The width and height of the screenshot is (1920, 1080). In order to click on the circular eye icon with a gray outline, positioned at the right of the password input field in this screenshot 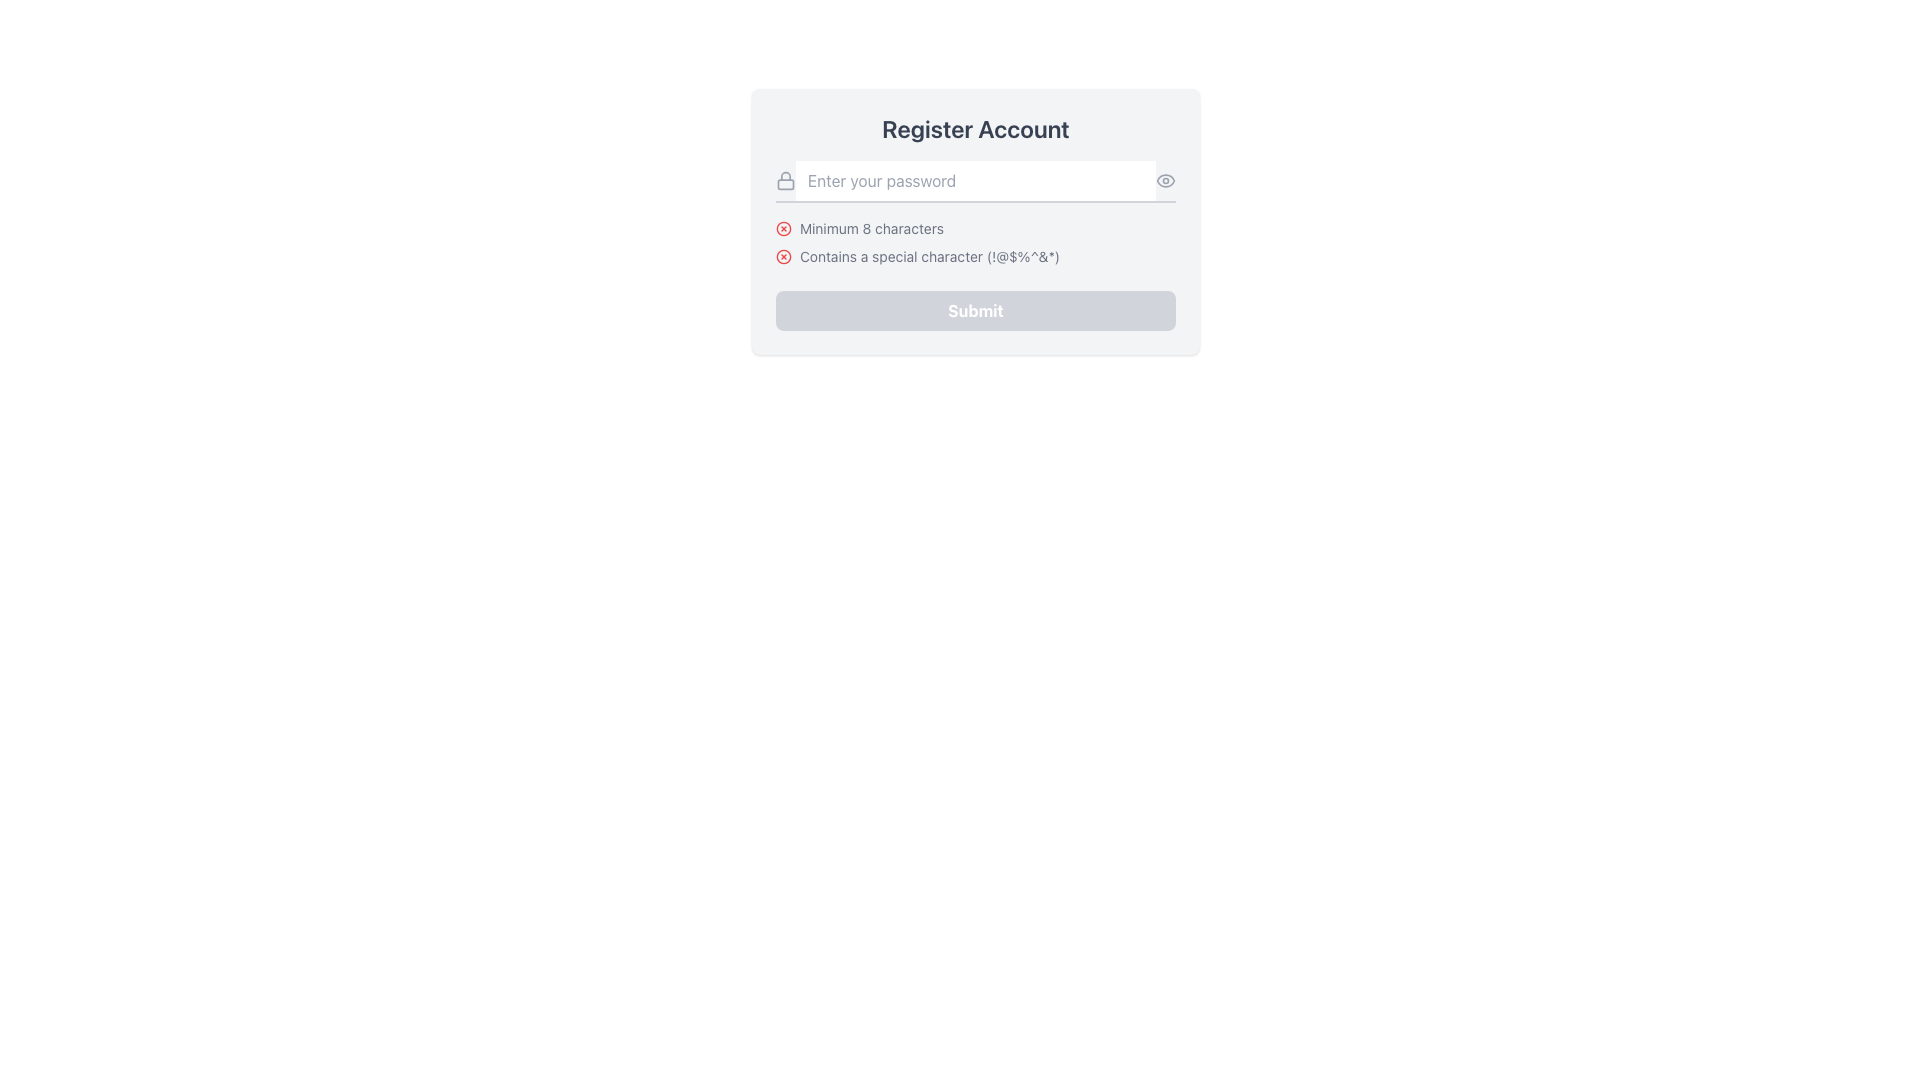, I will do `click(1166, 181)`.